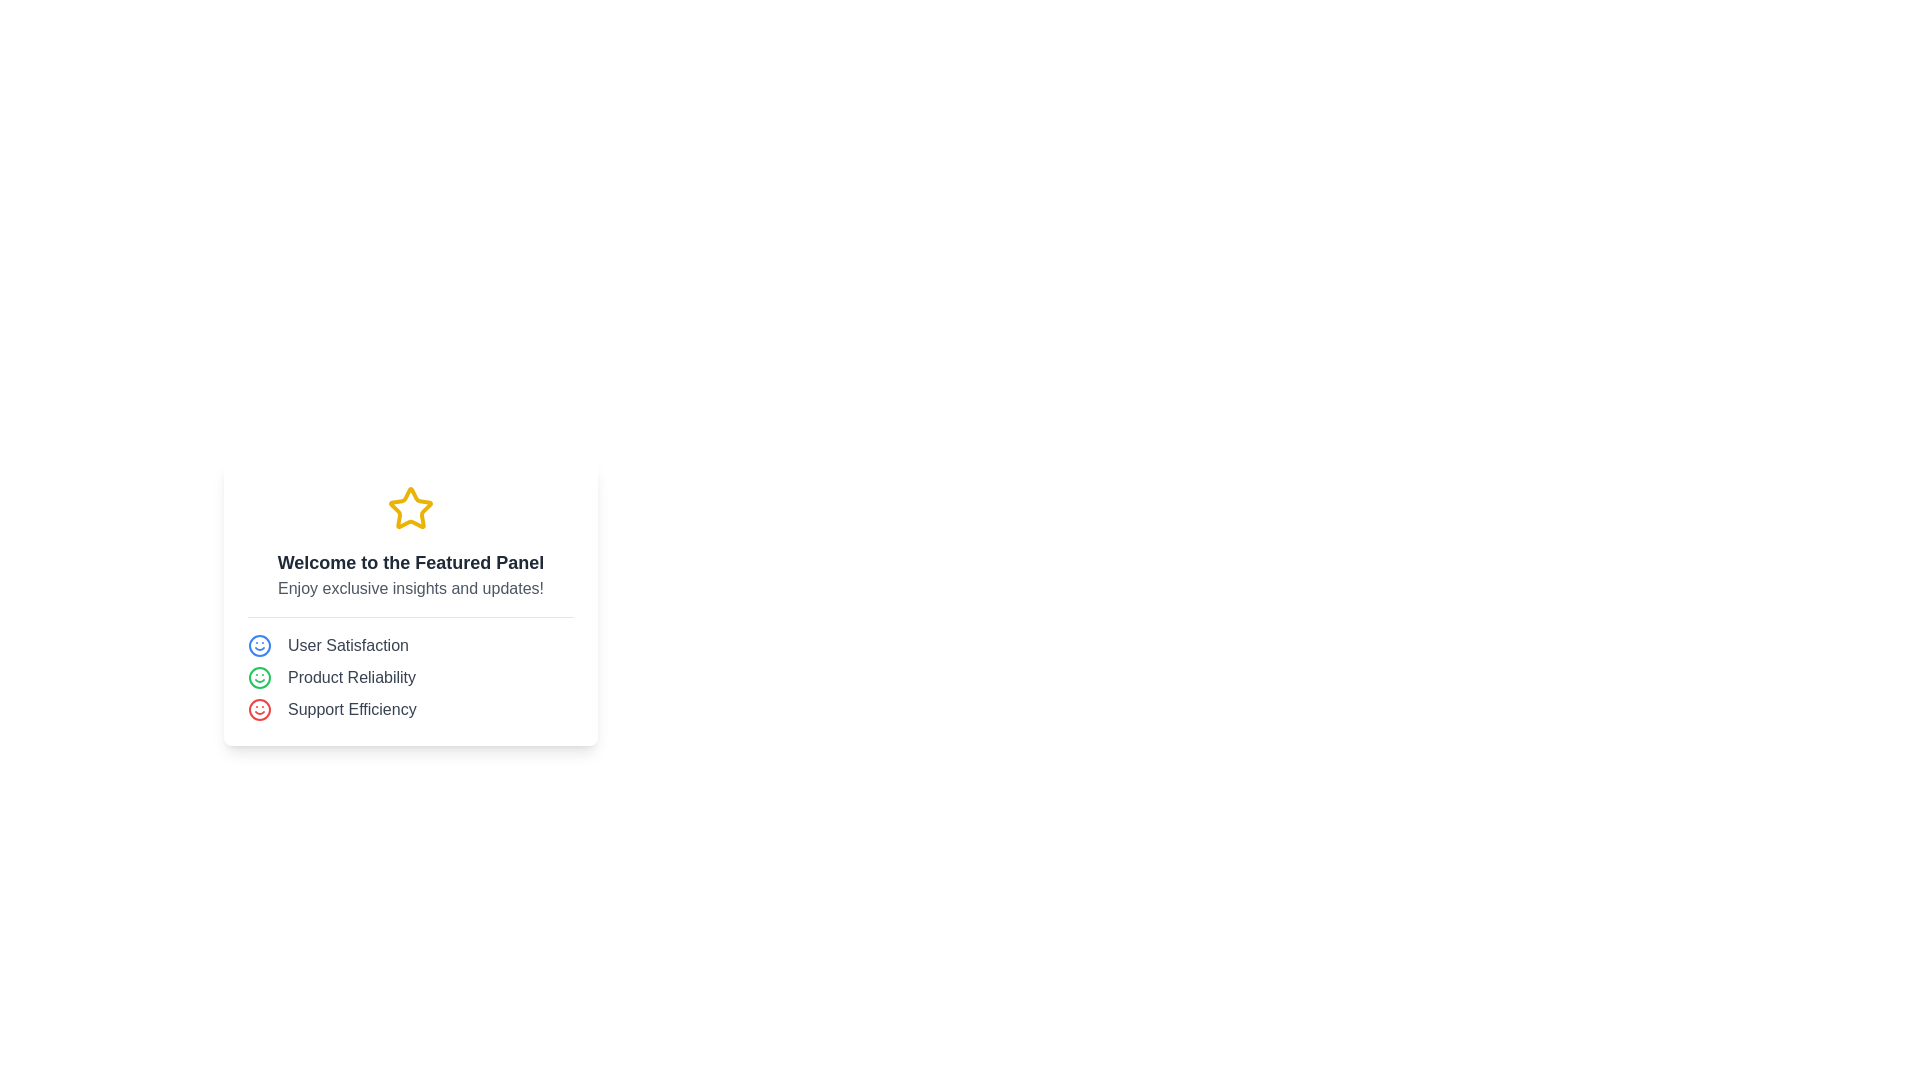 The height and width of the screenshot is (1080, 1920). I want to click on the star icon located at the top-center of the card-like panel labeled 'Welcome to the Featured Panel', so click(410, 507).